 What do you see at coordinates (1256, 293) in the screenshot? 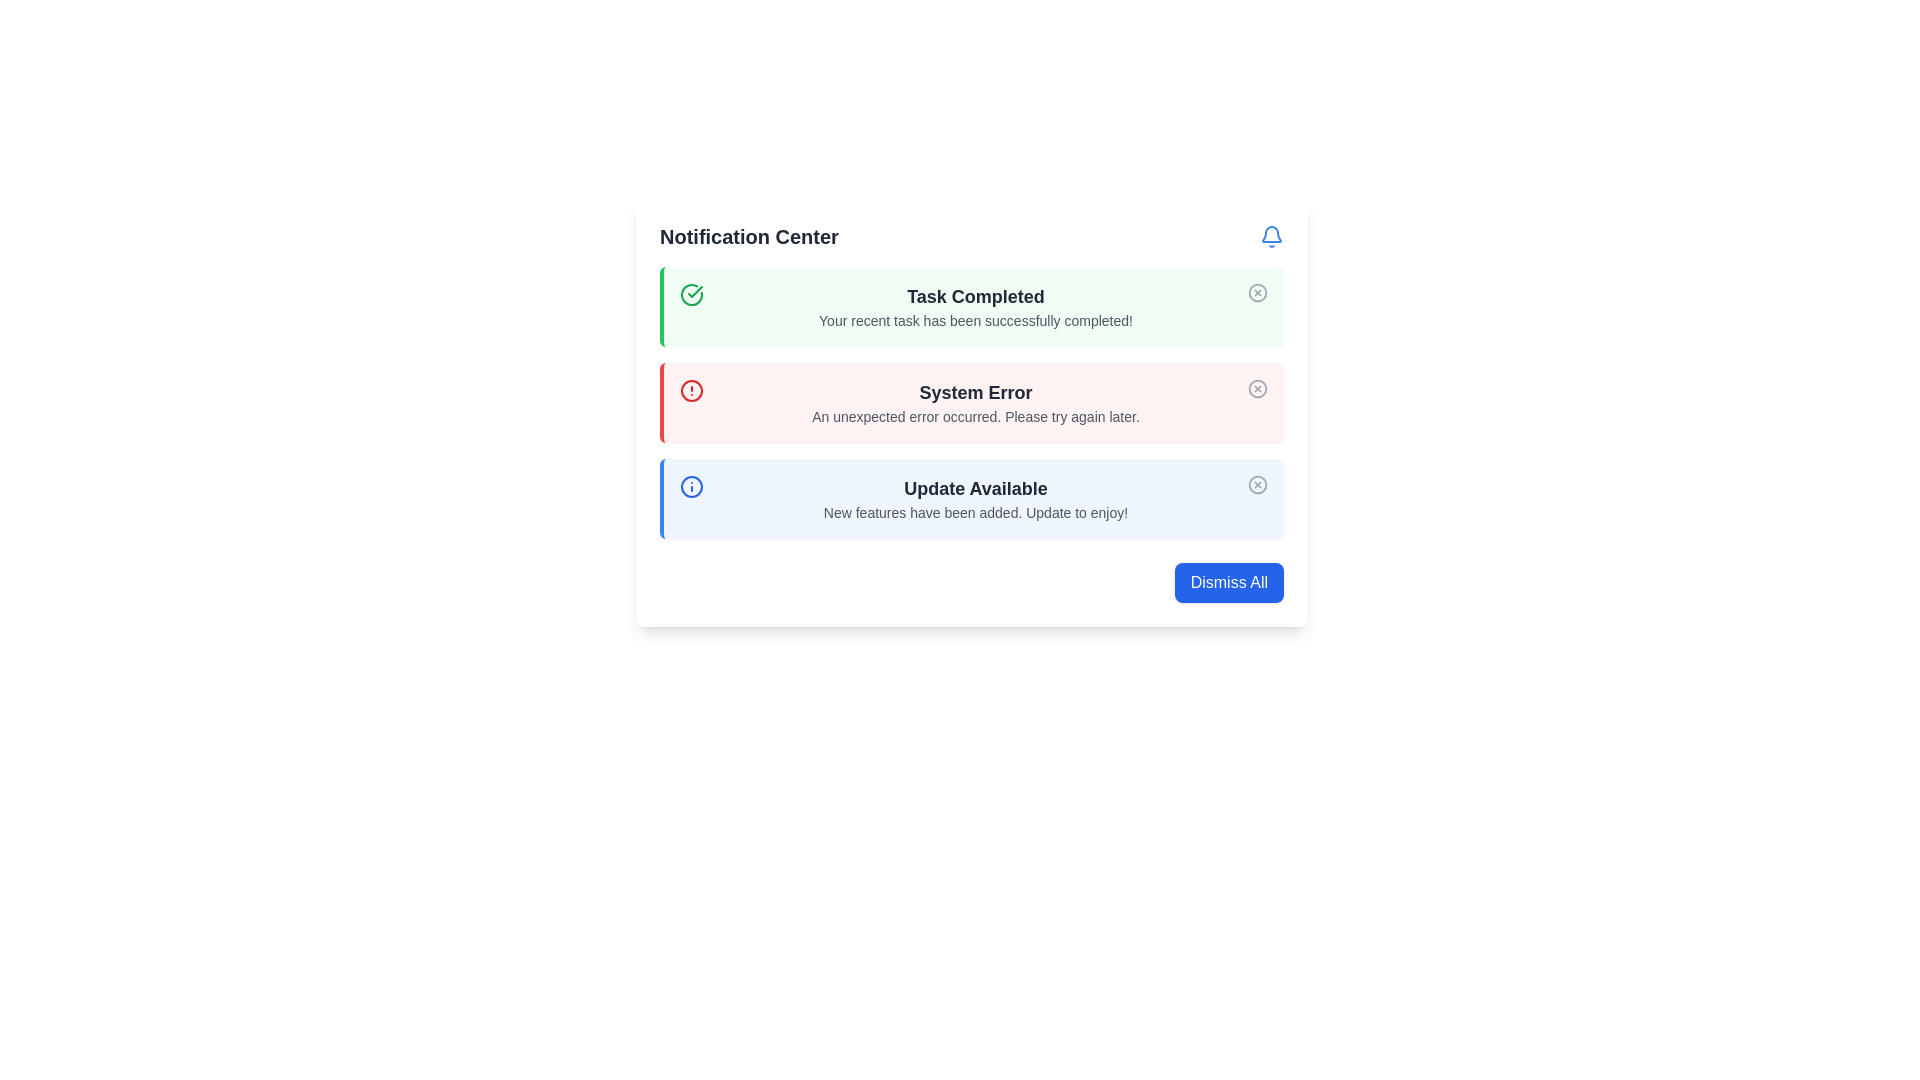
I see `the main circular shape of the icon located inside the green notification block at the top of the panel` at bounding box center [1256, 293].